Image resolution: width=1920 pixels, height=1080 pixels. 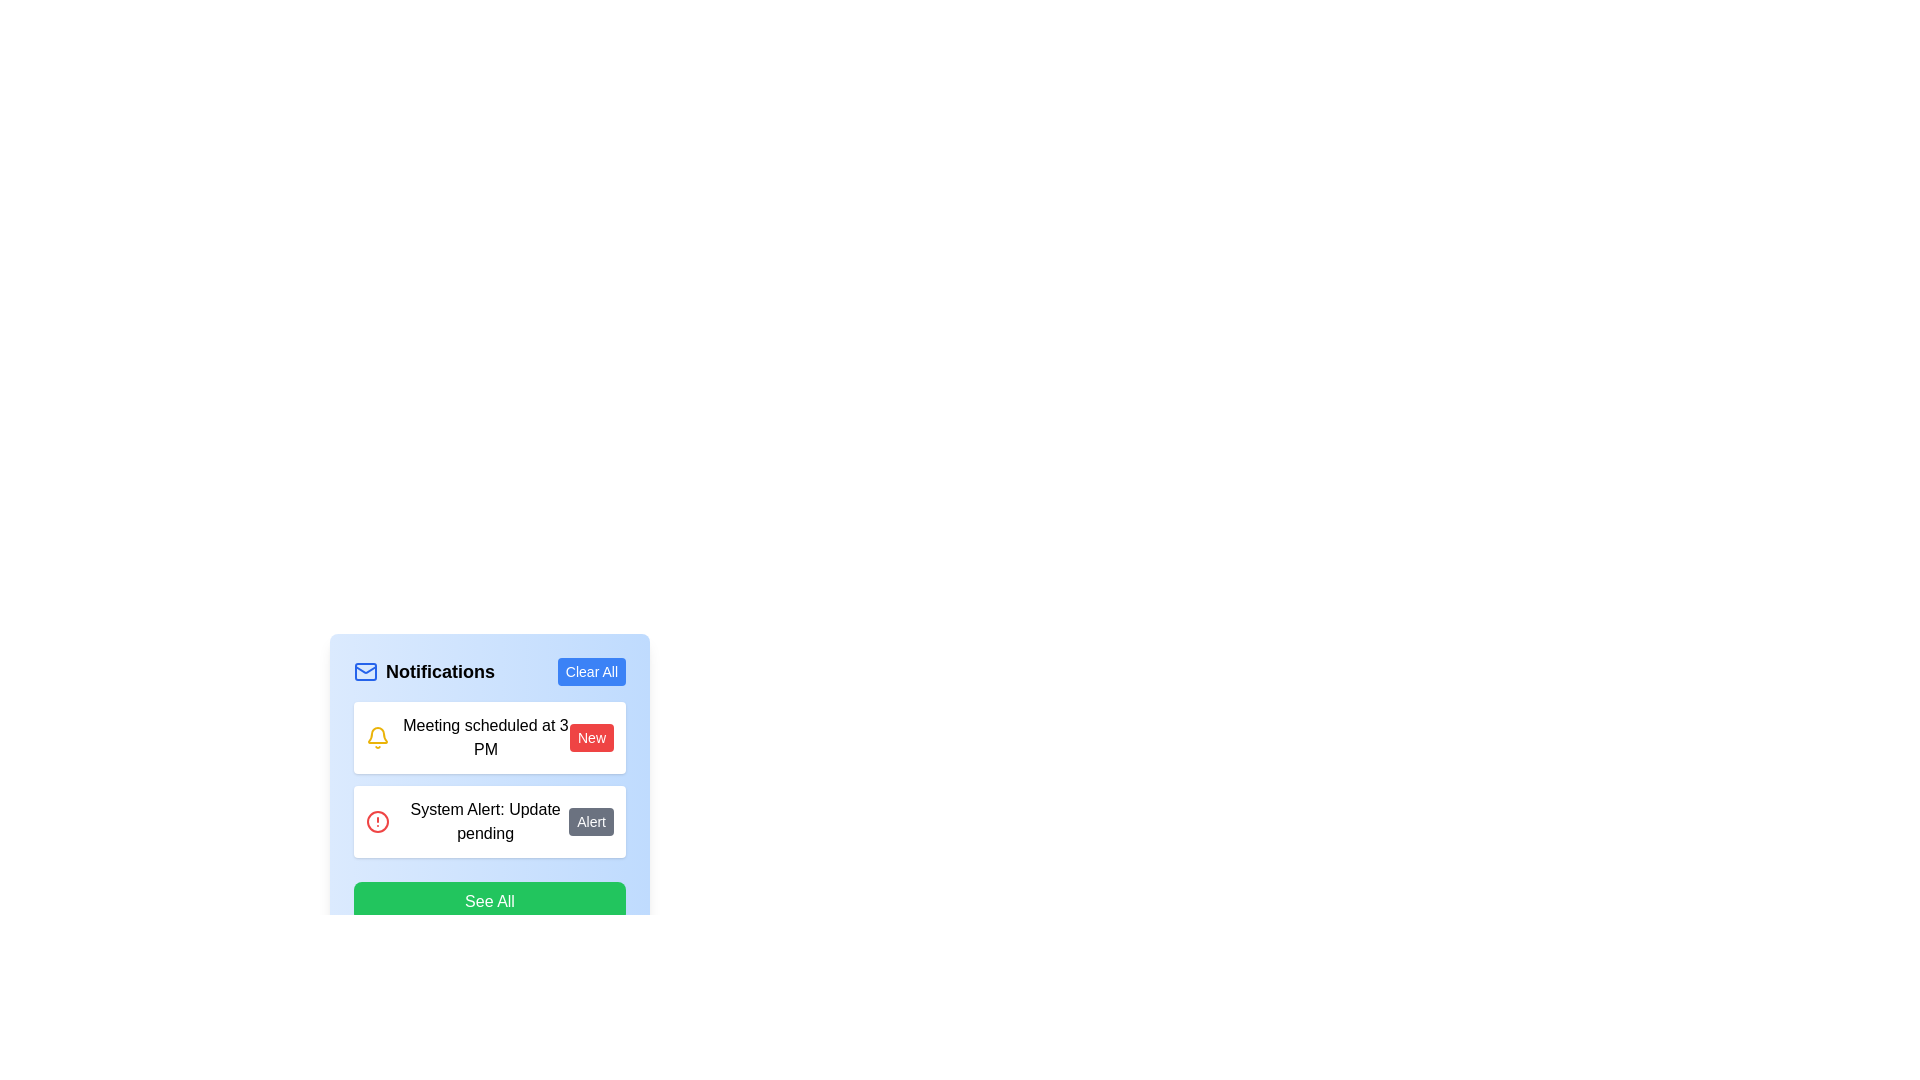 I want to click on the notification card that informs the user of a pending system update, located below the 'Meeting scheduled at 3 PM' card and above the 'See All' button, so click(x=489, y=821).